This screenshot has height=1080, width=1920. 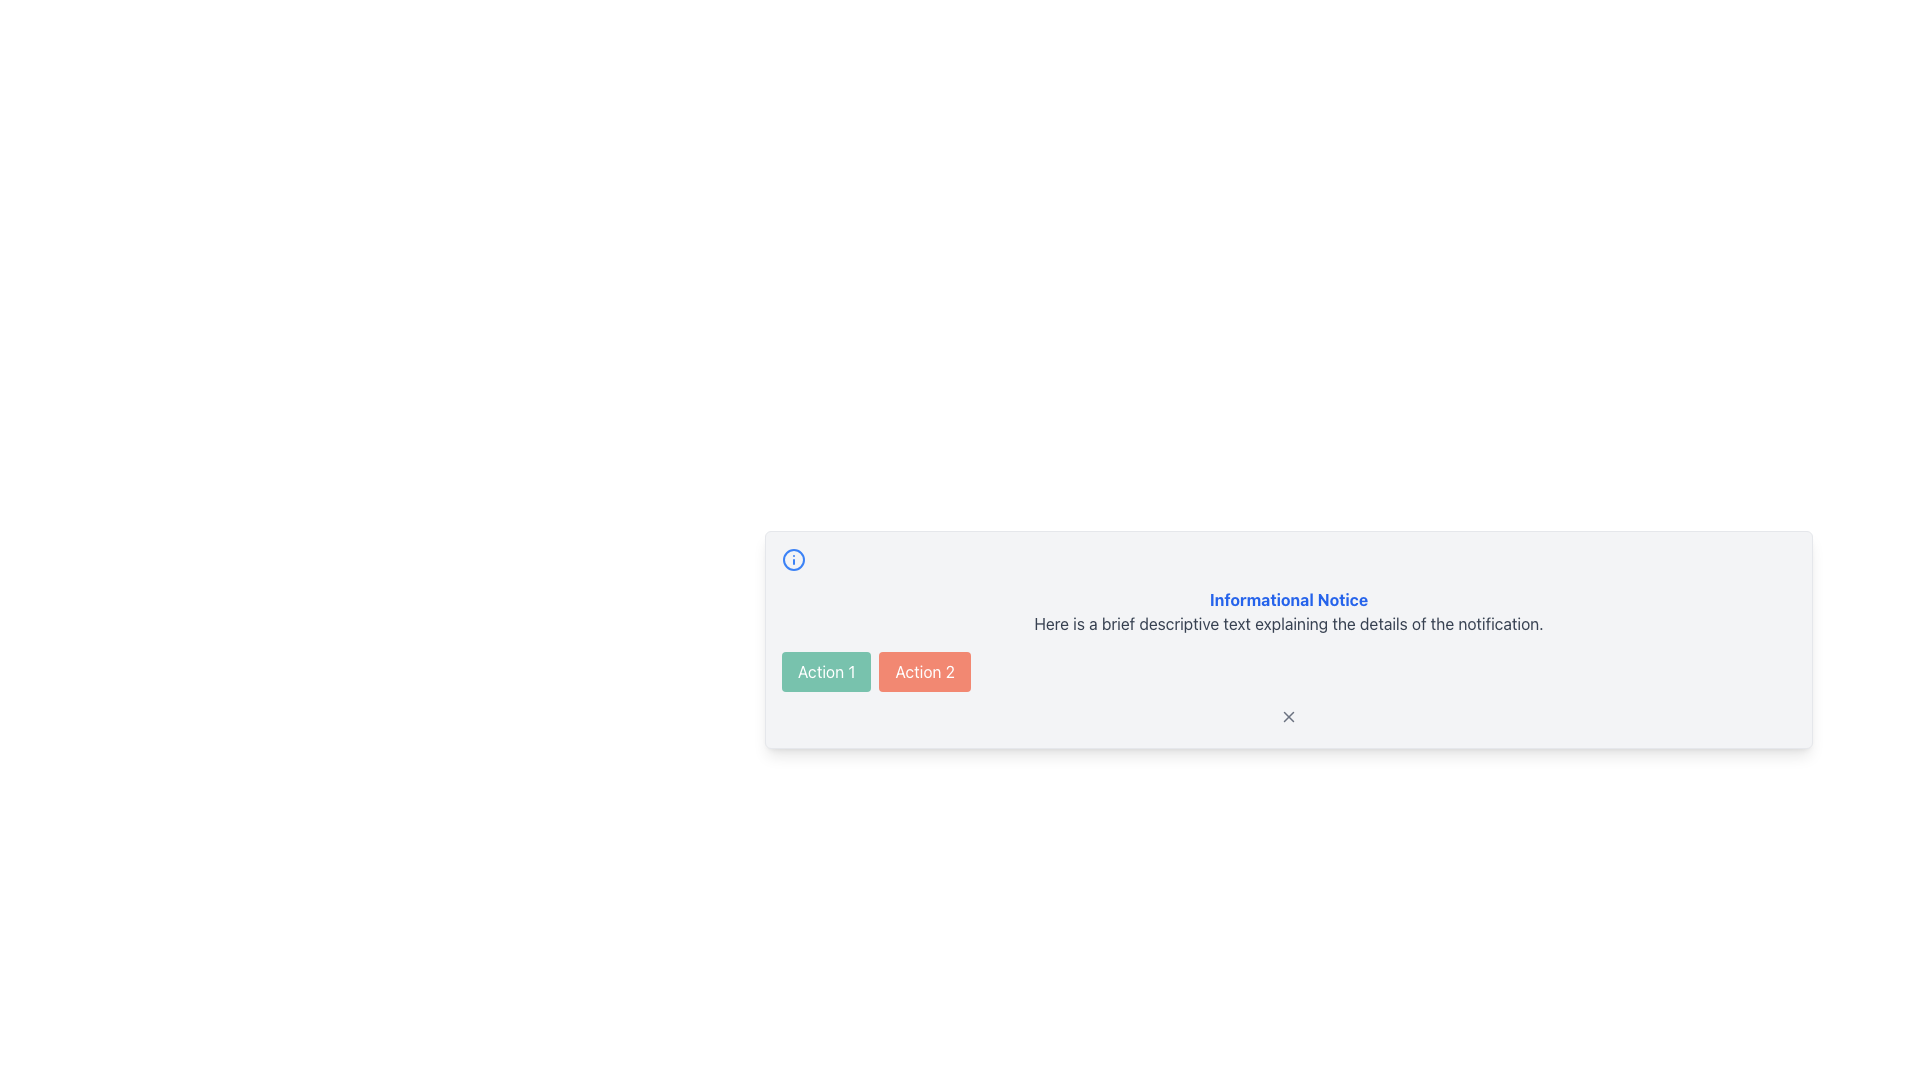 What do you see at coordinates (792, 559) in the screenshot?
I see `the circular blue informational icon containing an 'i' symbol, located at the upper-left corner of the notification card, above the 'Action 1' and 'Action 2' buttons` at bounding box center [792, 559].